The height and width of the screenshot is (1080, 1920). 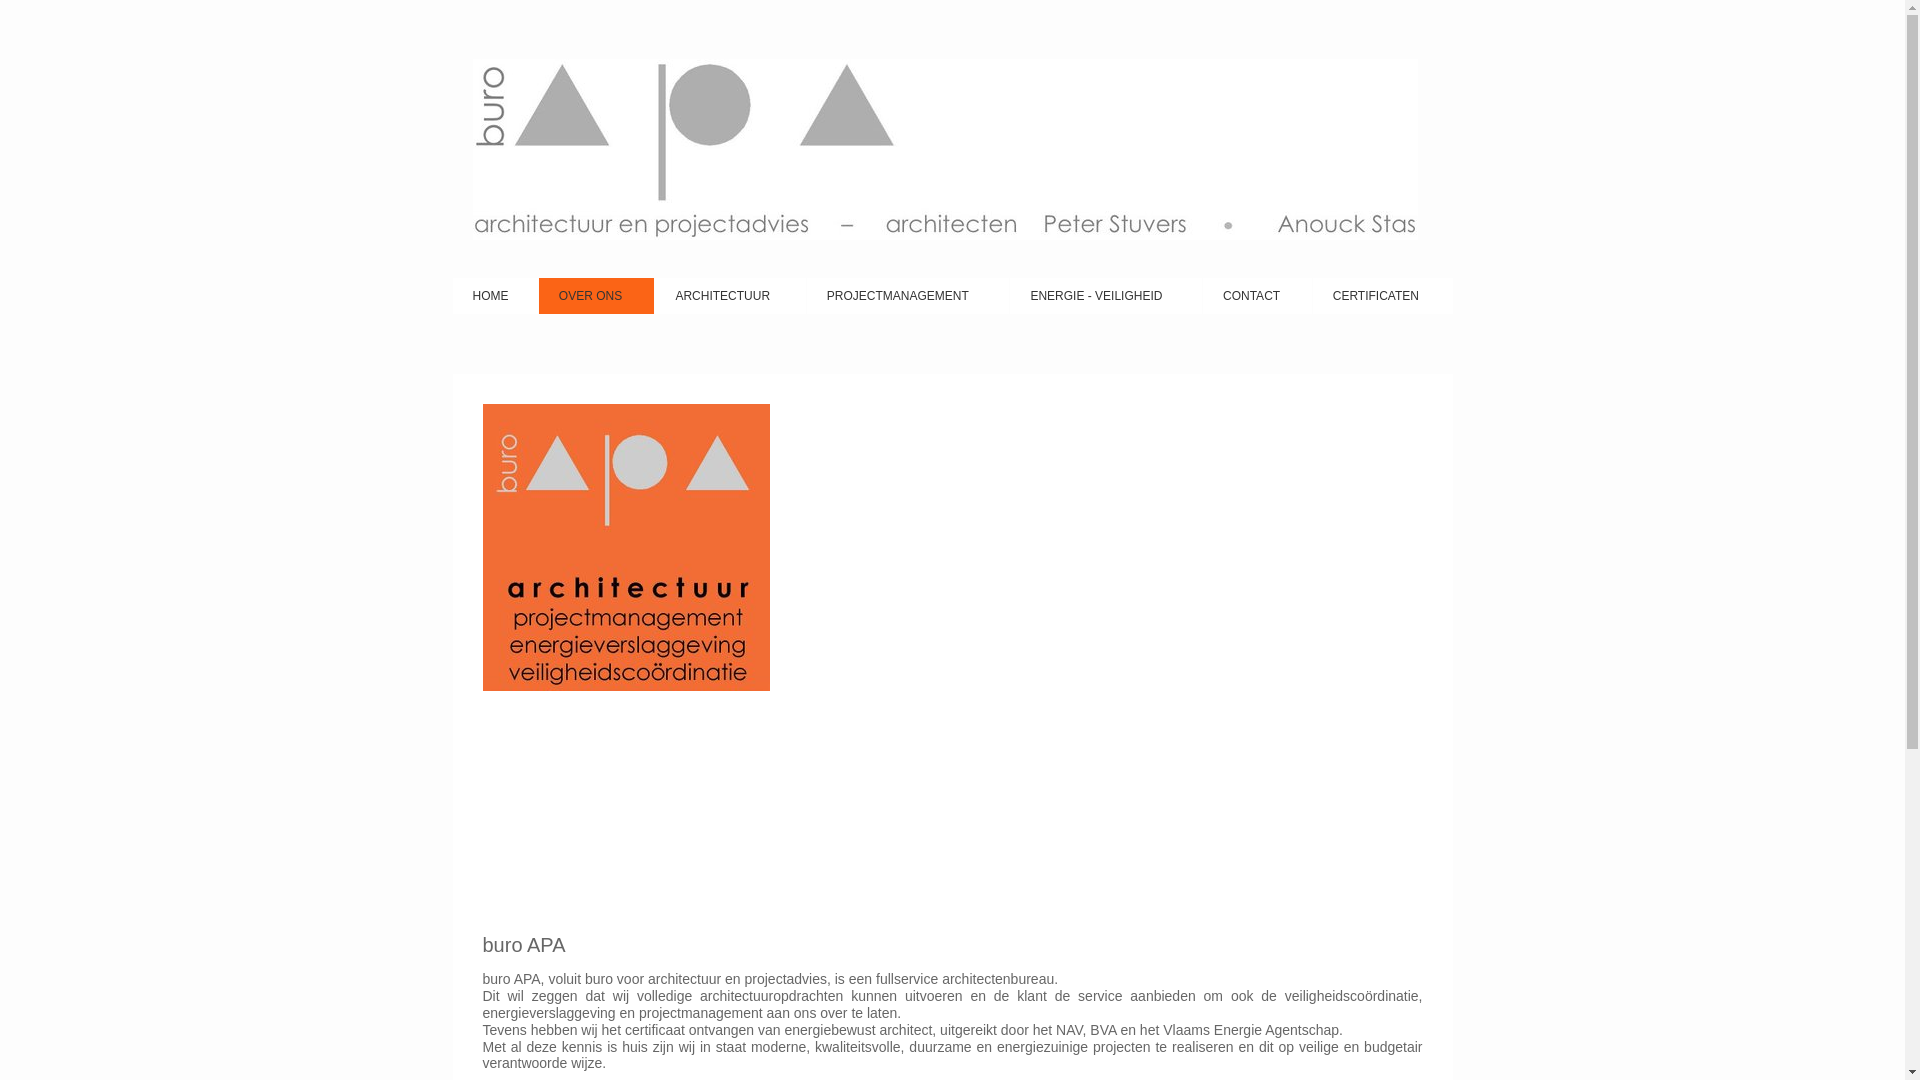 What do you see at coordinates (1256, 296) in the screenshot?
I see `'CONTACT'` at bounding box center [1256, 296].